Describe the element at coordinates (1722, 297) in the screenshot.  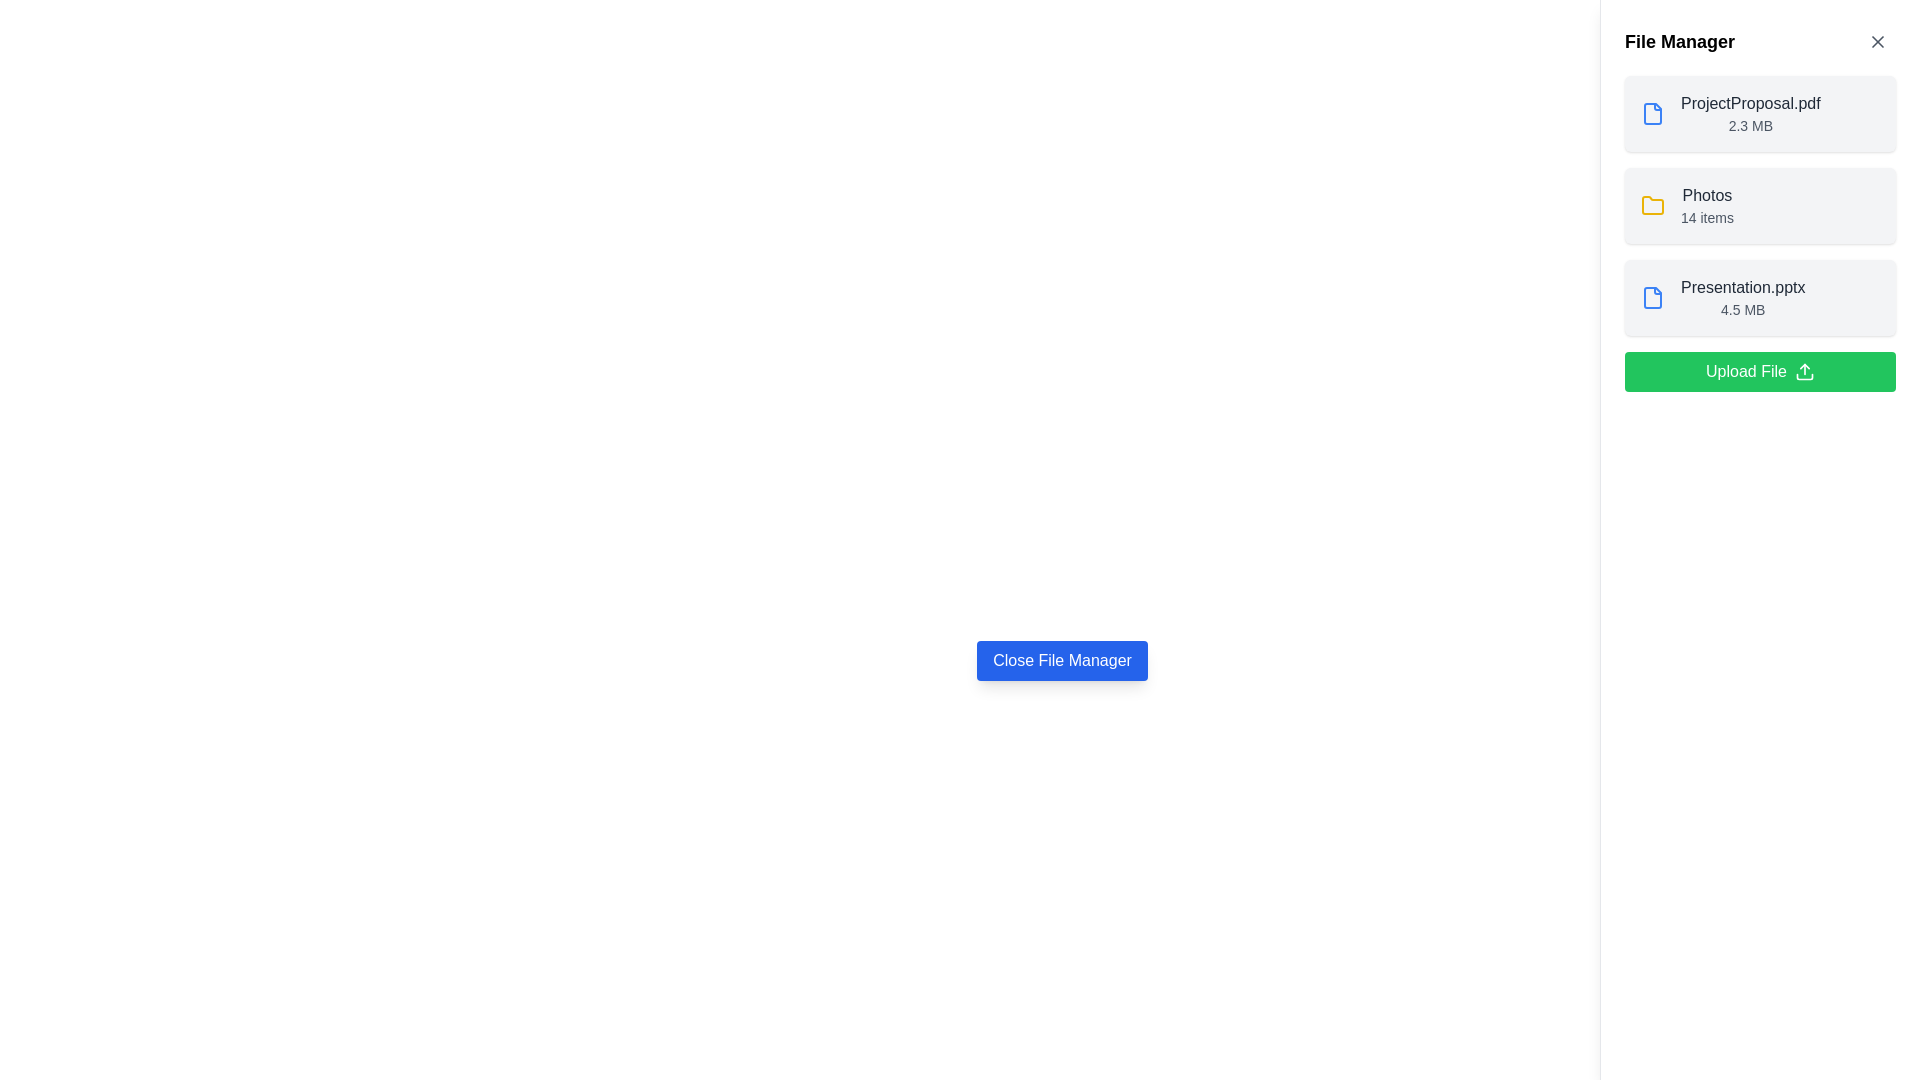
I see `the 'Presentation.pptx' file entry` at that location.